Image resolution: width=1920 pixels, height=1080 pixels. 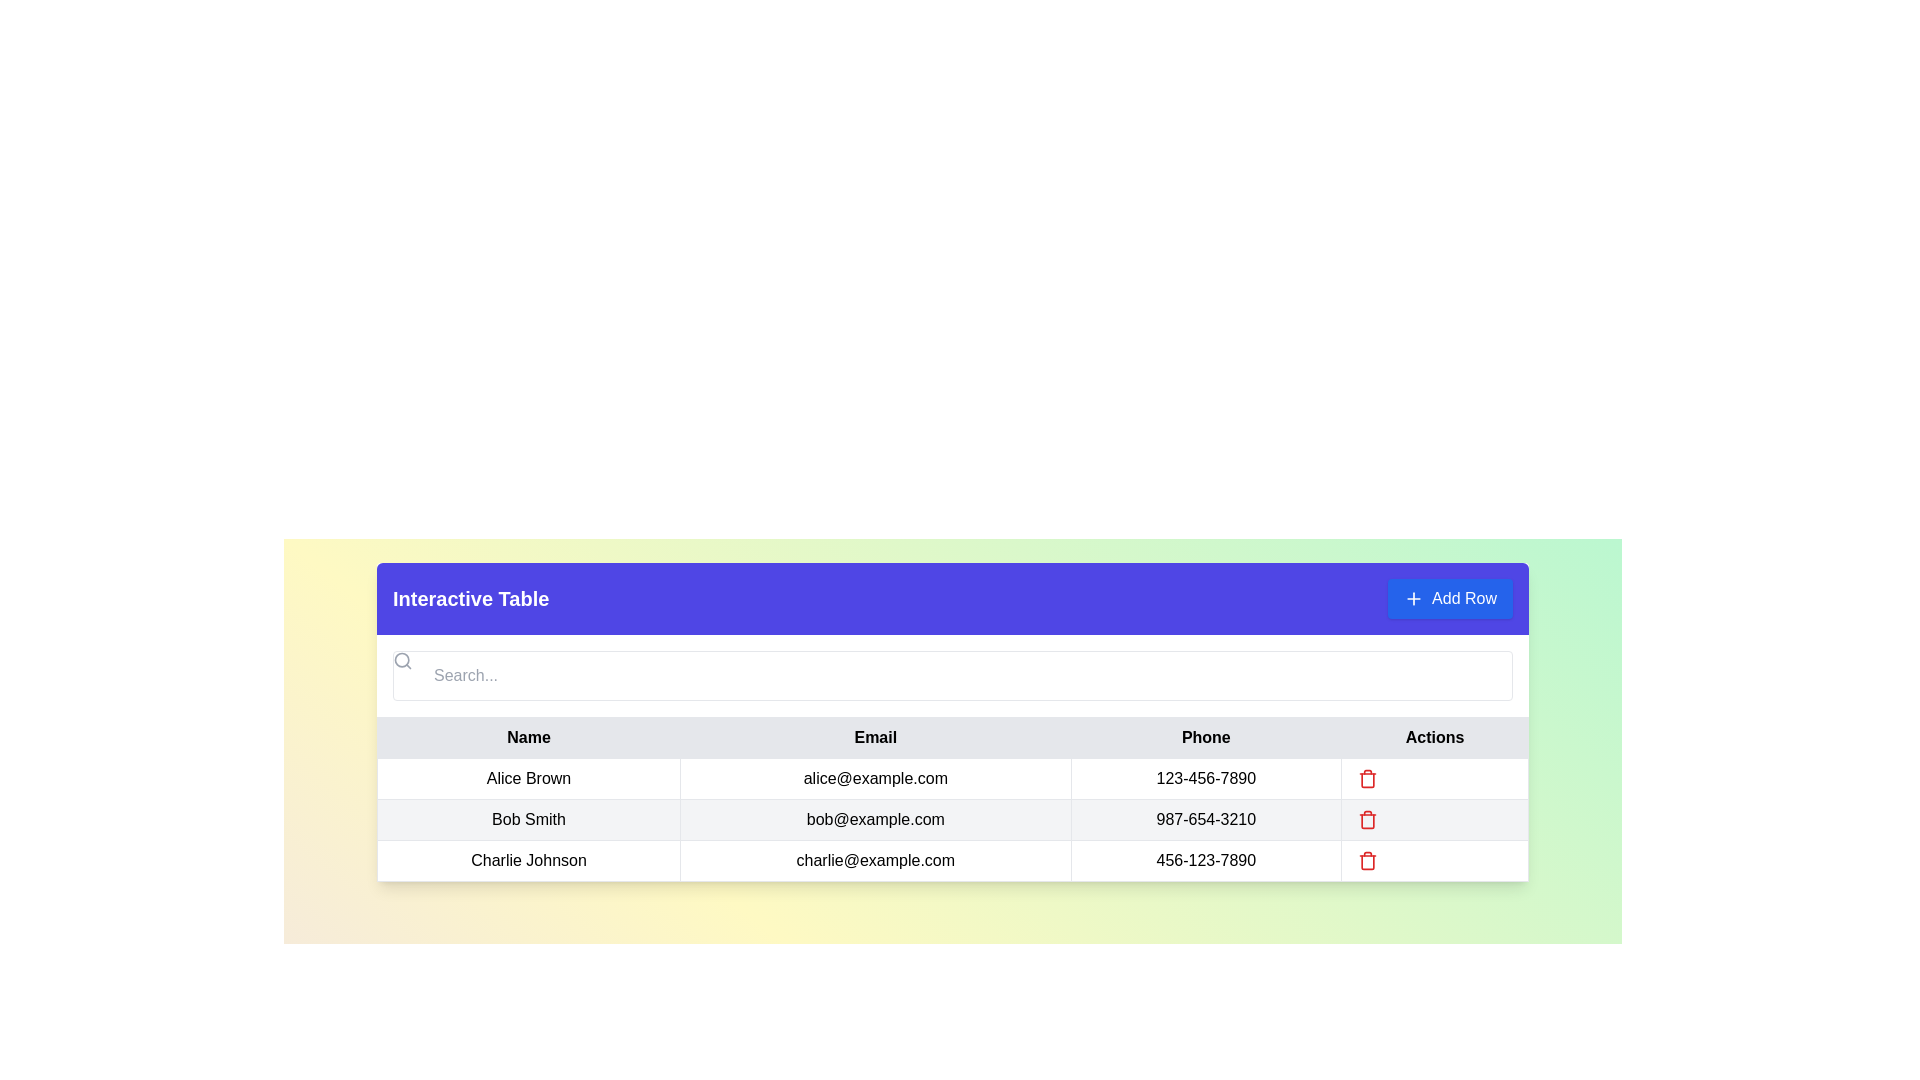 What do you see at coordinates (470, 597) in the screenshot?
I see `the prominent header text labeled 'Interactive Table' which is styled in white against an indigo blue background, located on the left side of the header section of the table interface` at bounding box center [470, 597].